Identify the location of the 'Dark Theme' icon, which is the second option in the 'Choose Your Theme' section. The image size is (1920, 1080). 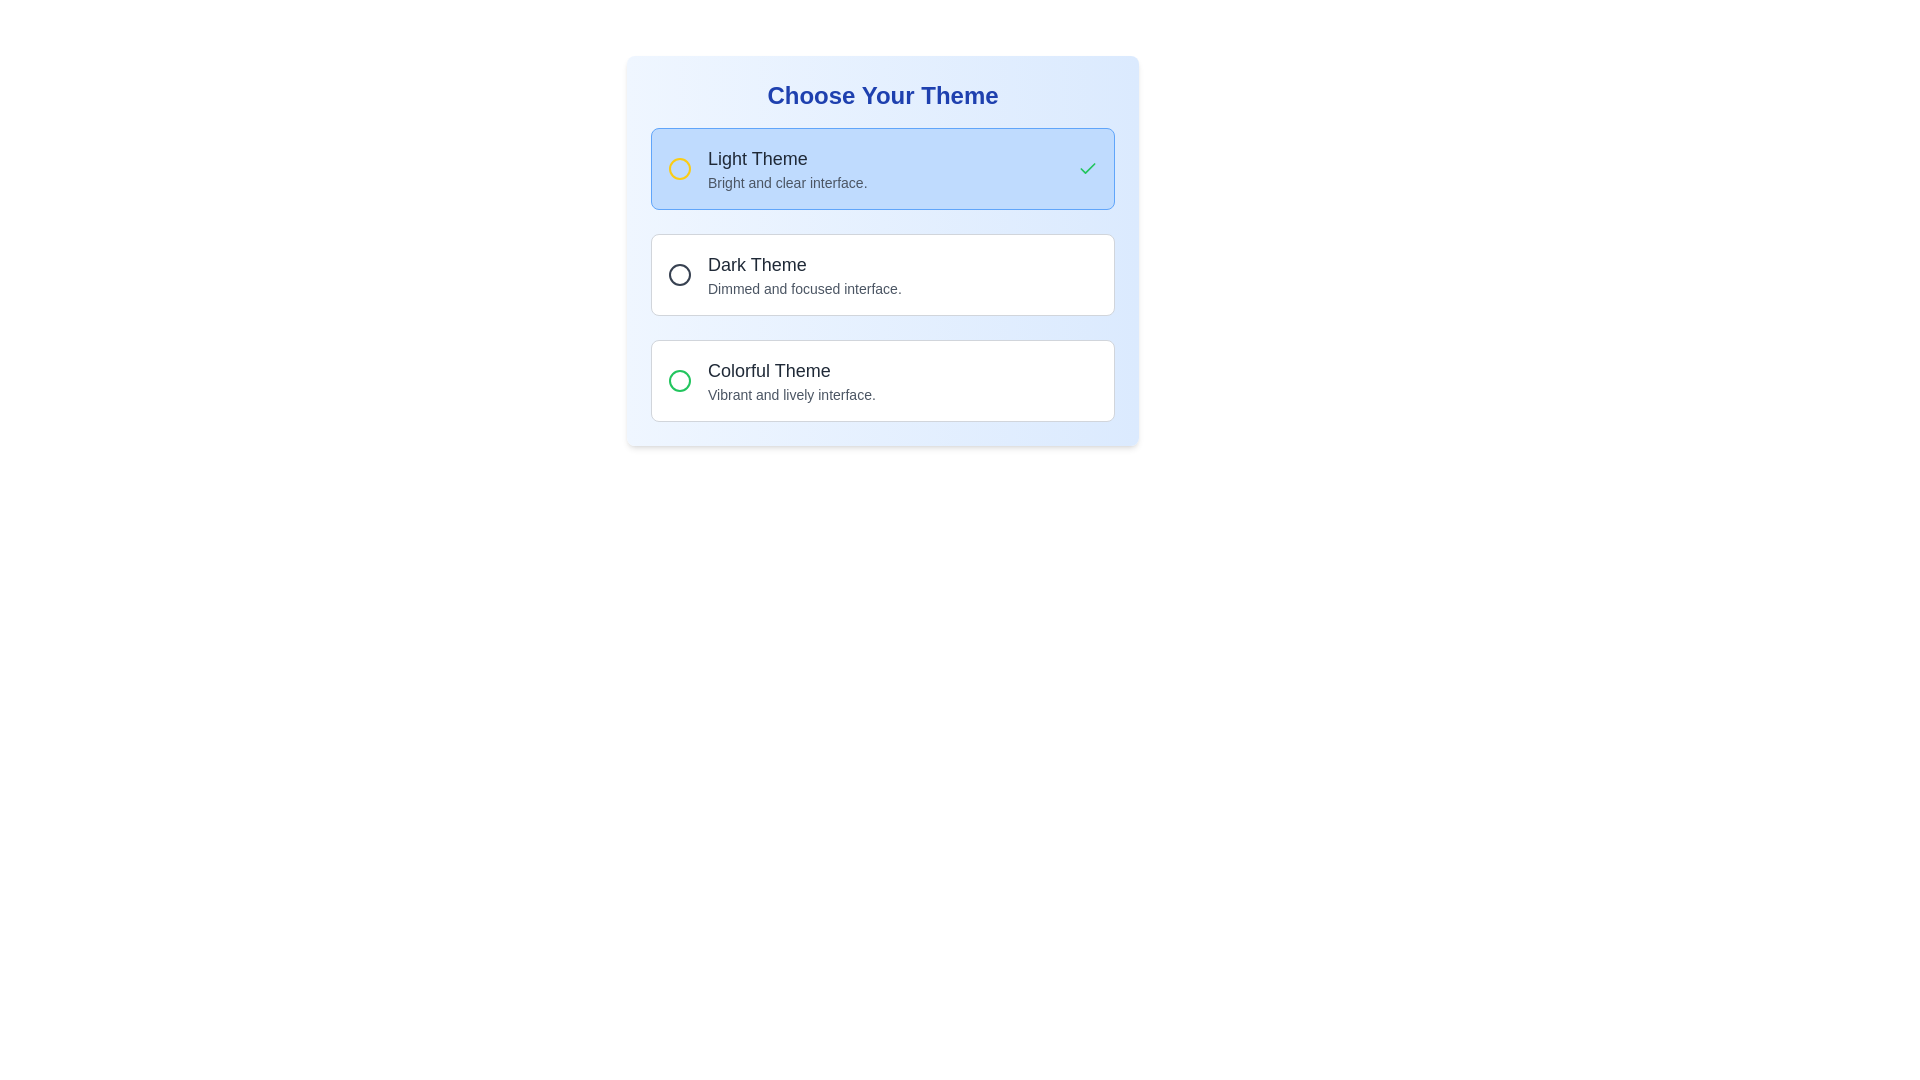
(680, 274).